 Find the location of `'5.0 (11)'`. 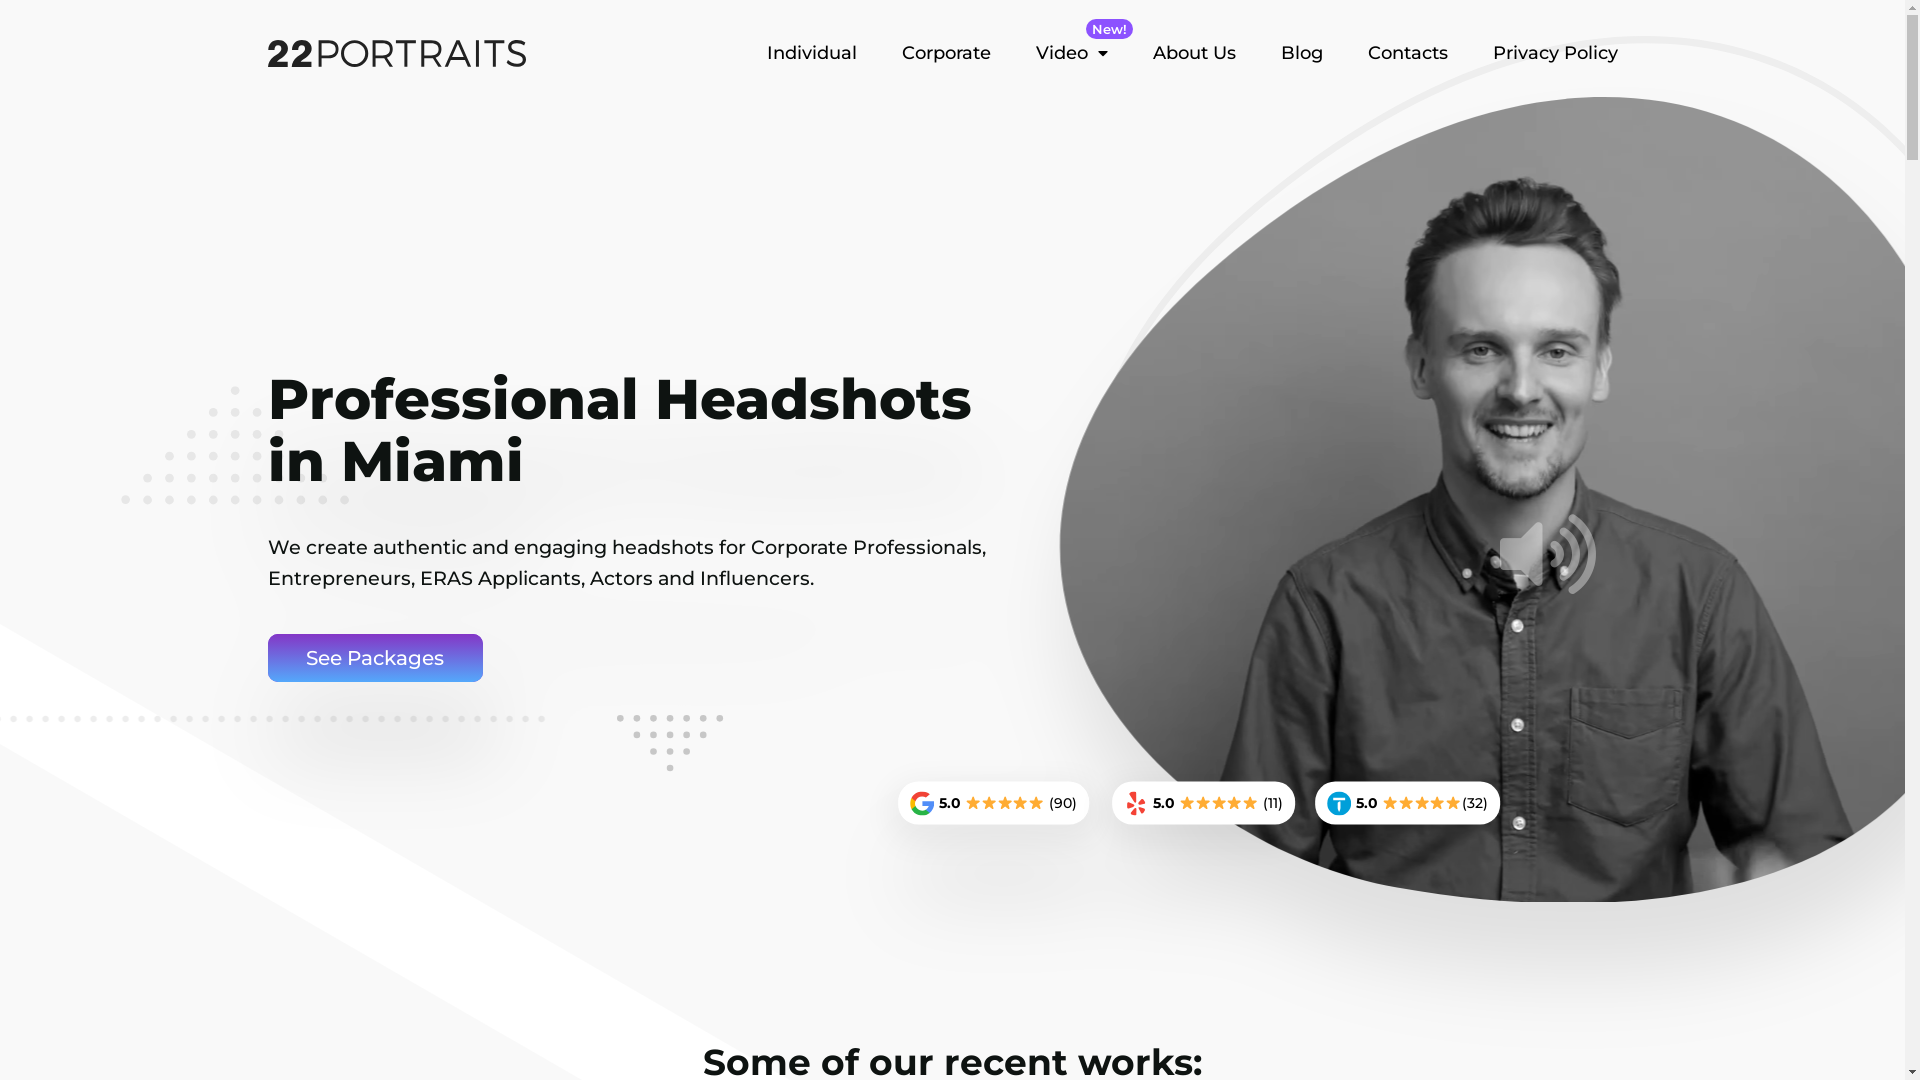

'5.0 (11)' is located at coordinates (1203, 802).